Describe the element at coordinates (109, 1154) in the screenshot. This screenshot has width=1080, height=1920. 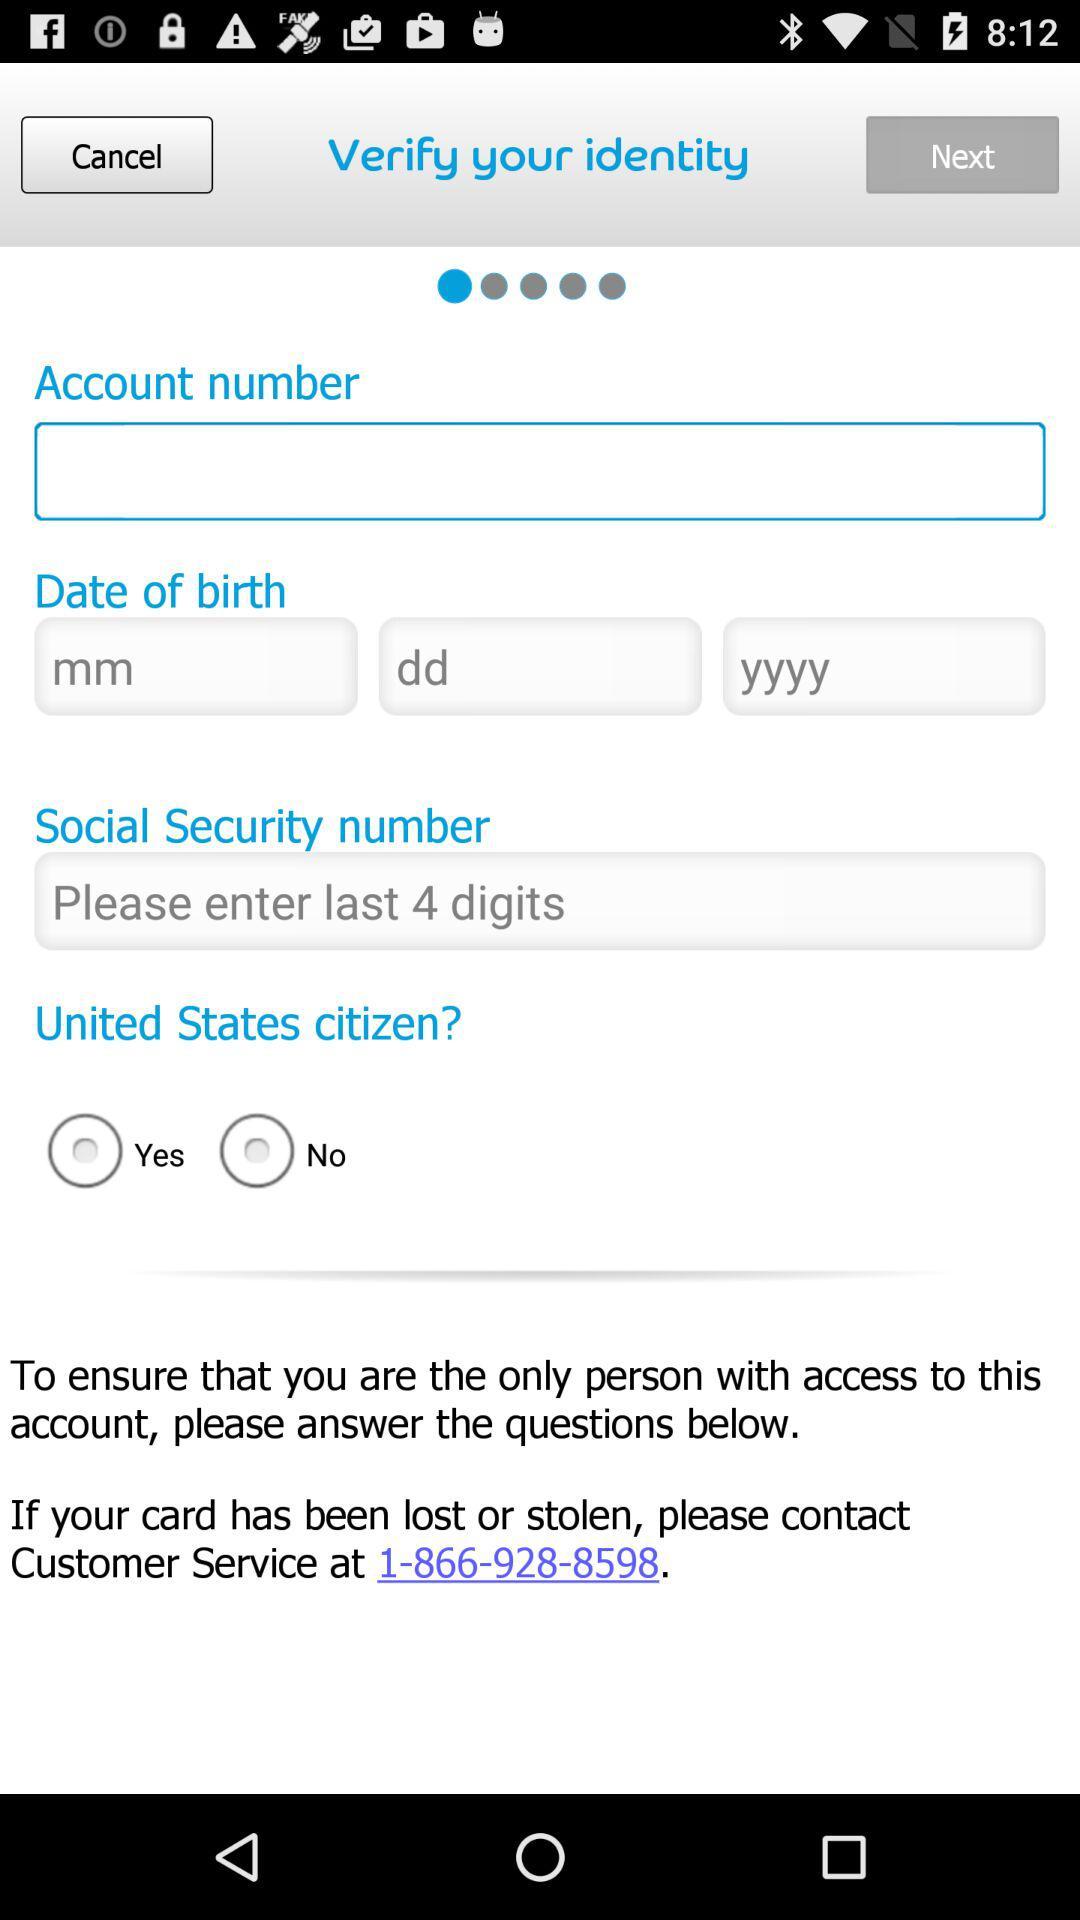
I see `radio button next to no icon` at that location.